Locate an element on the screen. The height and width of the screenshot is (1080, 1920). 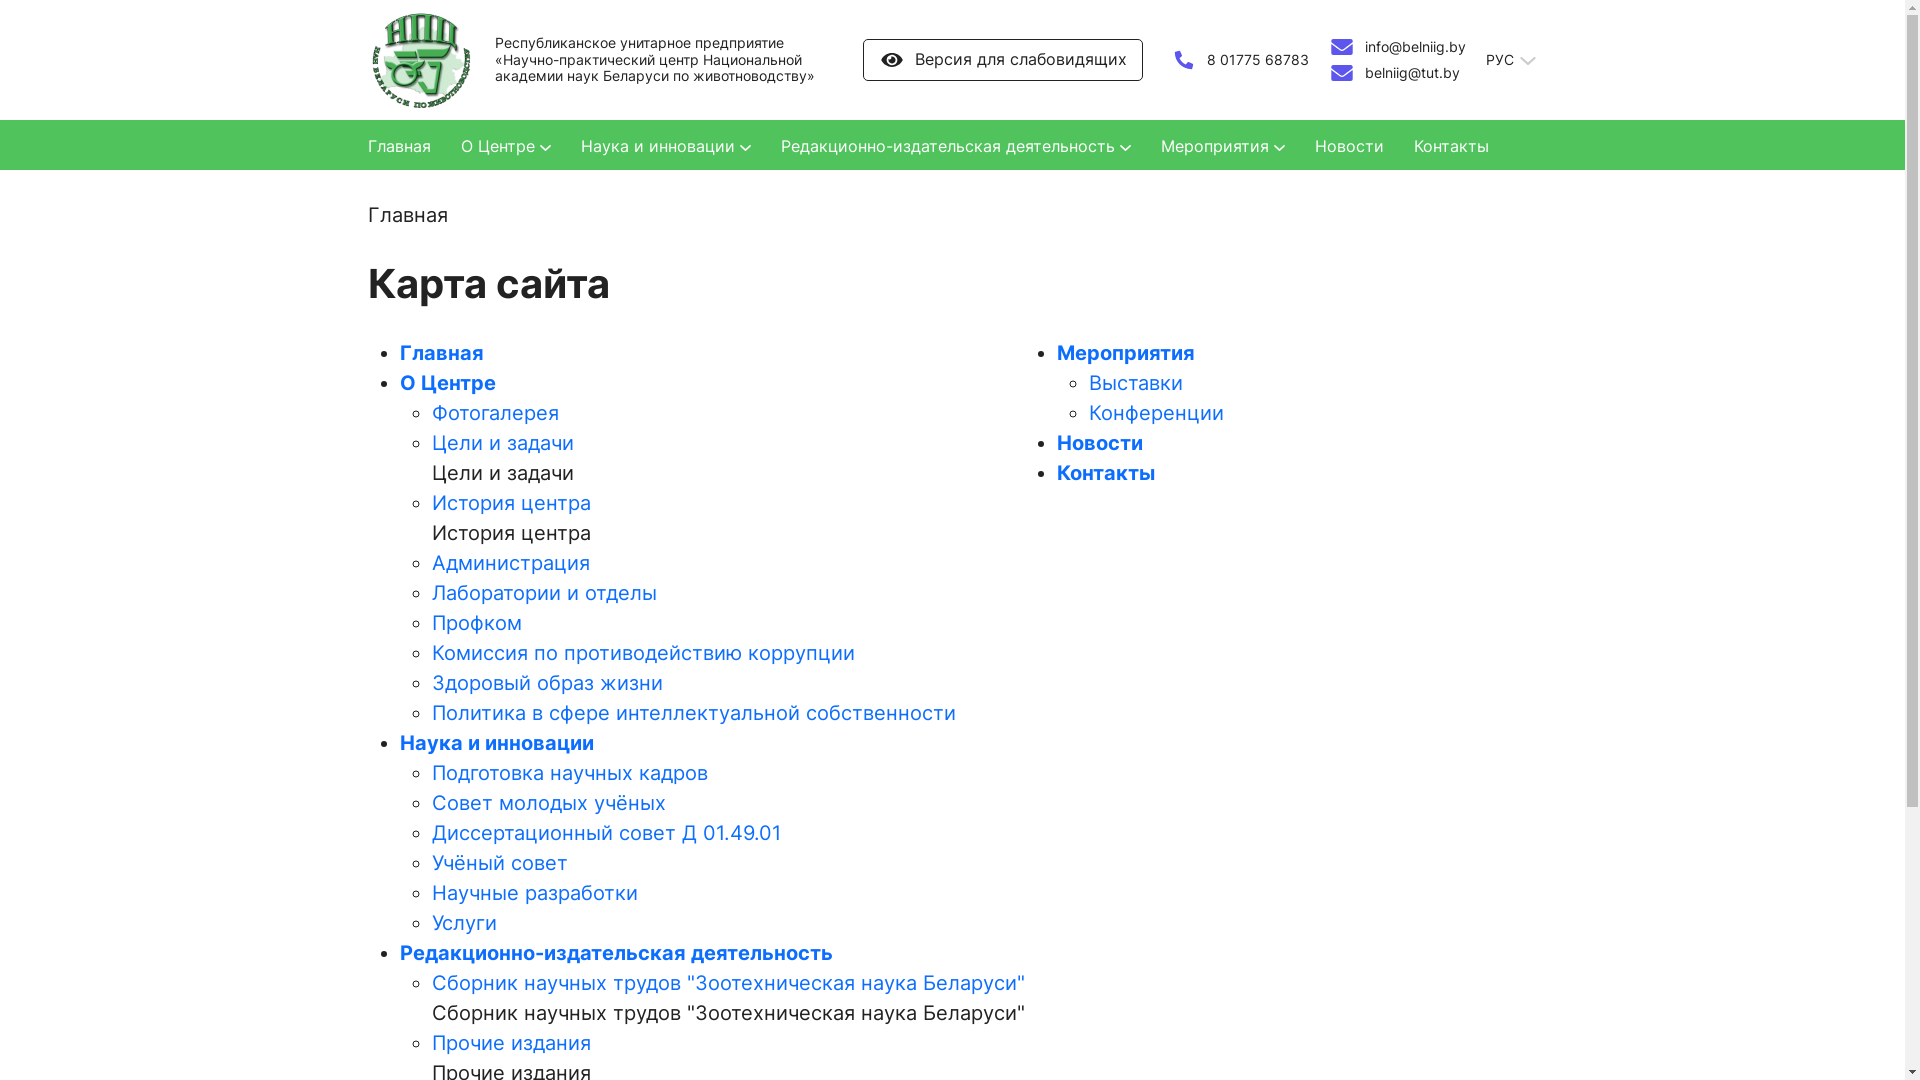
'belniig@tut.by' is located at coordinates (1328, 72).